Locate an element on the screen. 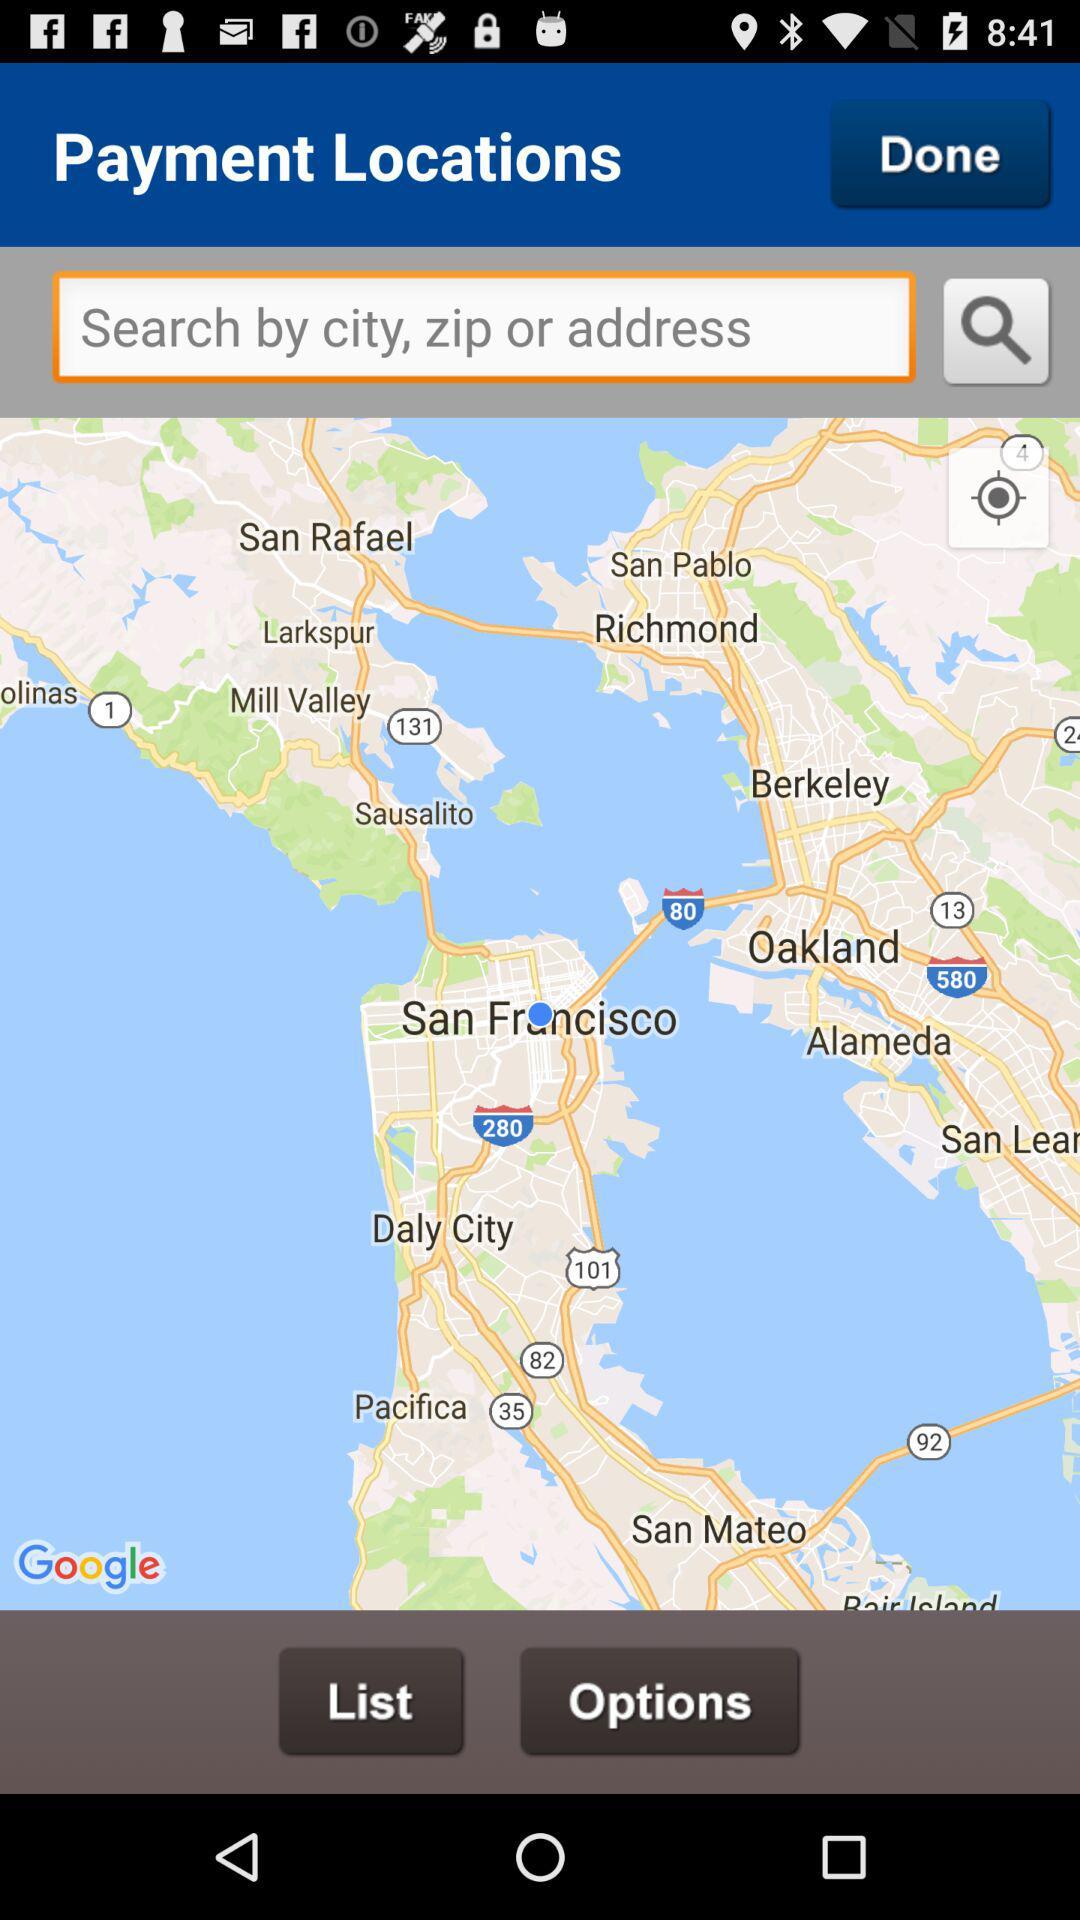 The height and width of the screenshot is (1920, 1080). options is located at coordinates (660, 1701).